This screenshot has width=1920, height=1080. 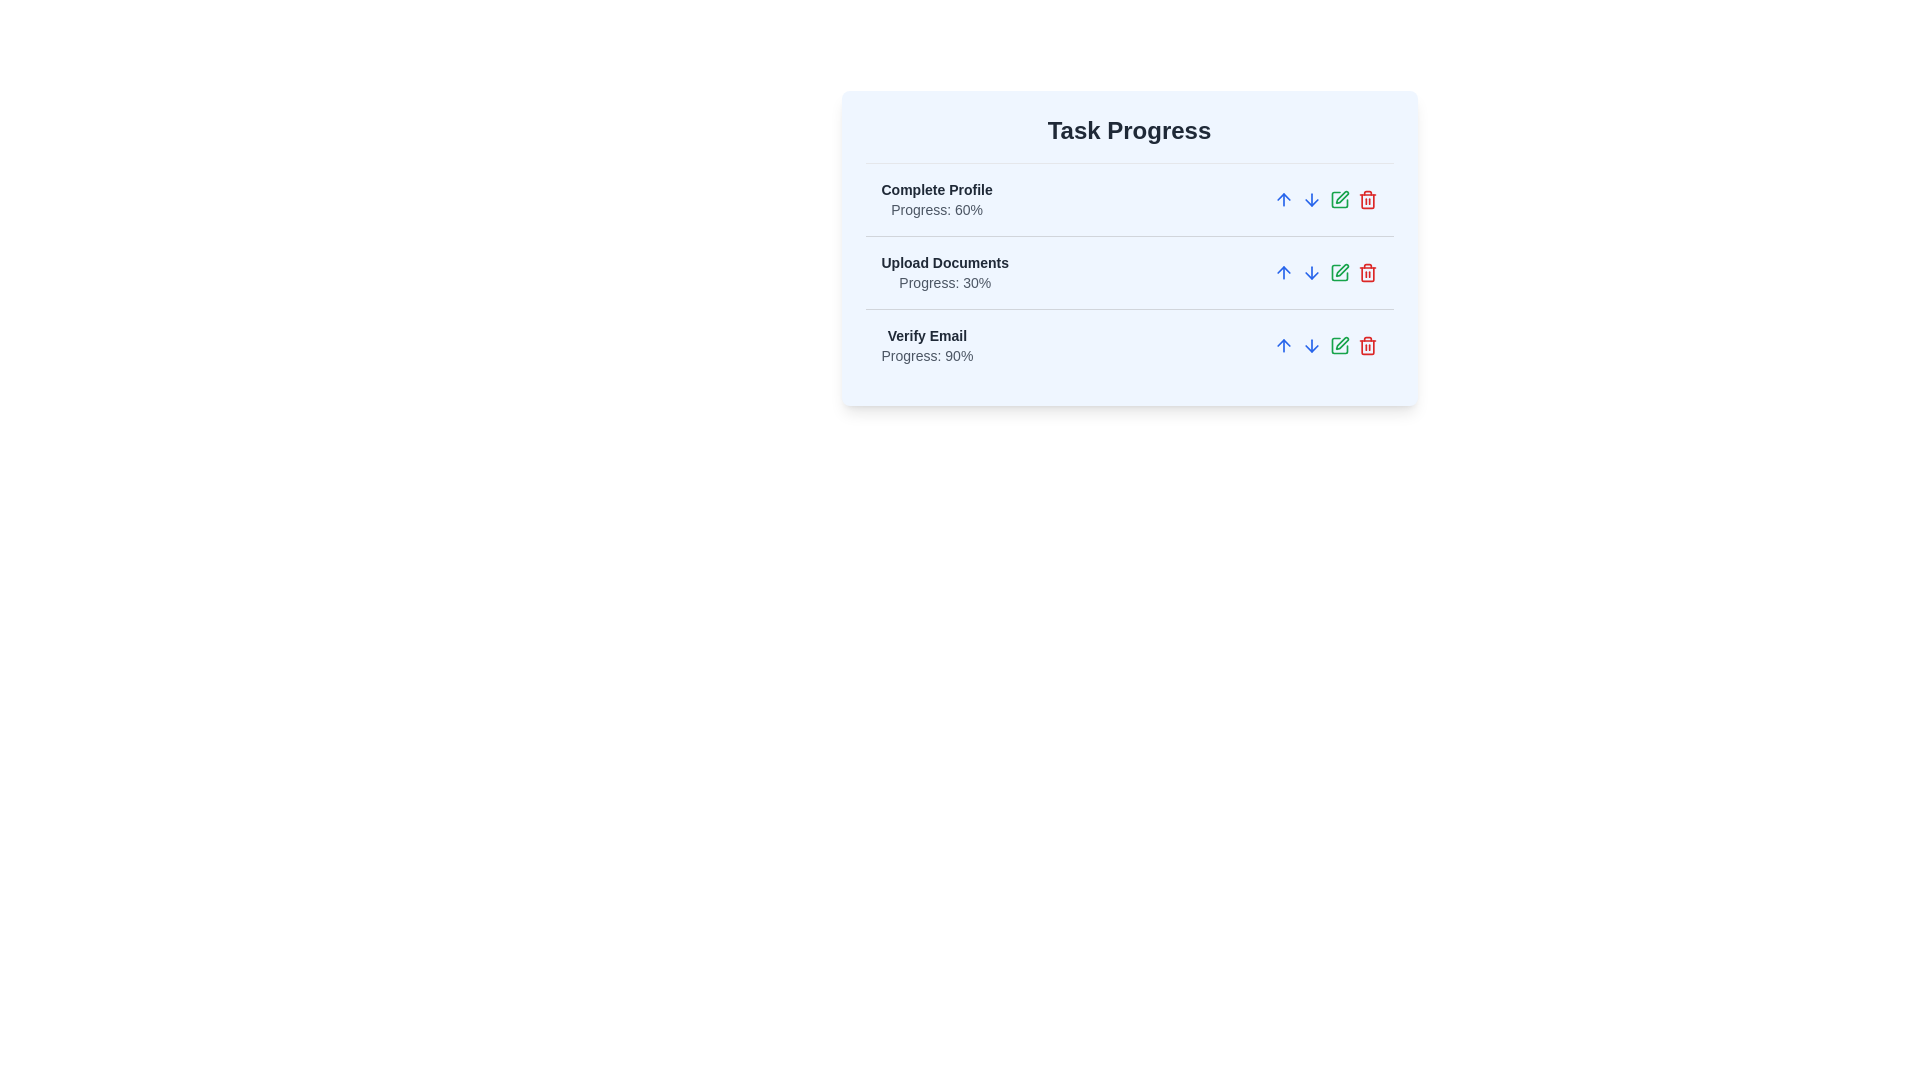 I want to click on the static text element that serves as a heading for the task item 'Complete Profile', which is positioned at the top section of a task progress card, so click(x=936, y=189).